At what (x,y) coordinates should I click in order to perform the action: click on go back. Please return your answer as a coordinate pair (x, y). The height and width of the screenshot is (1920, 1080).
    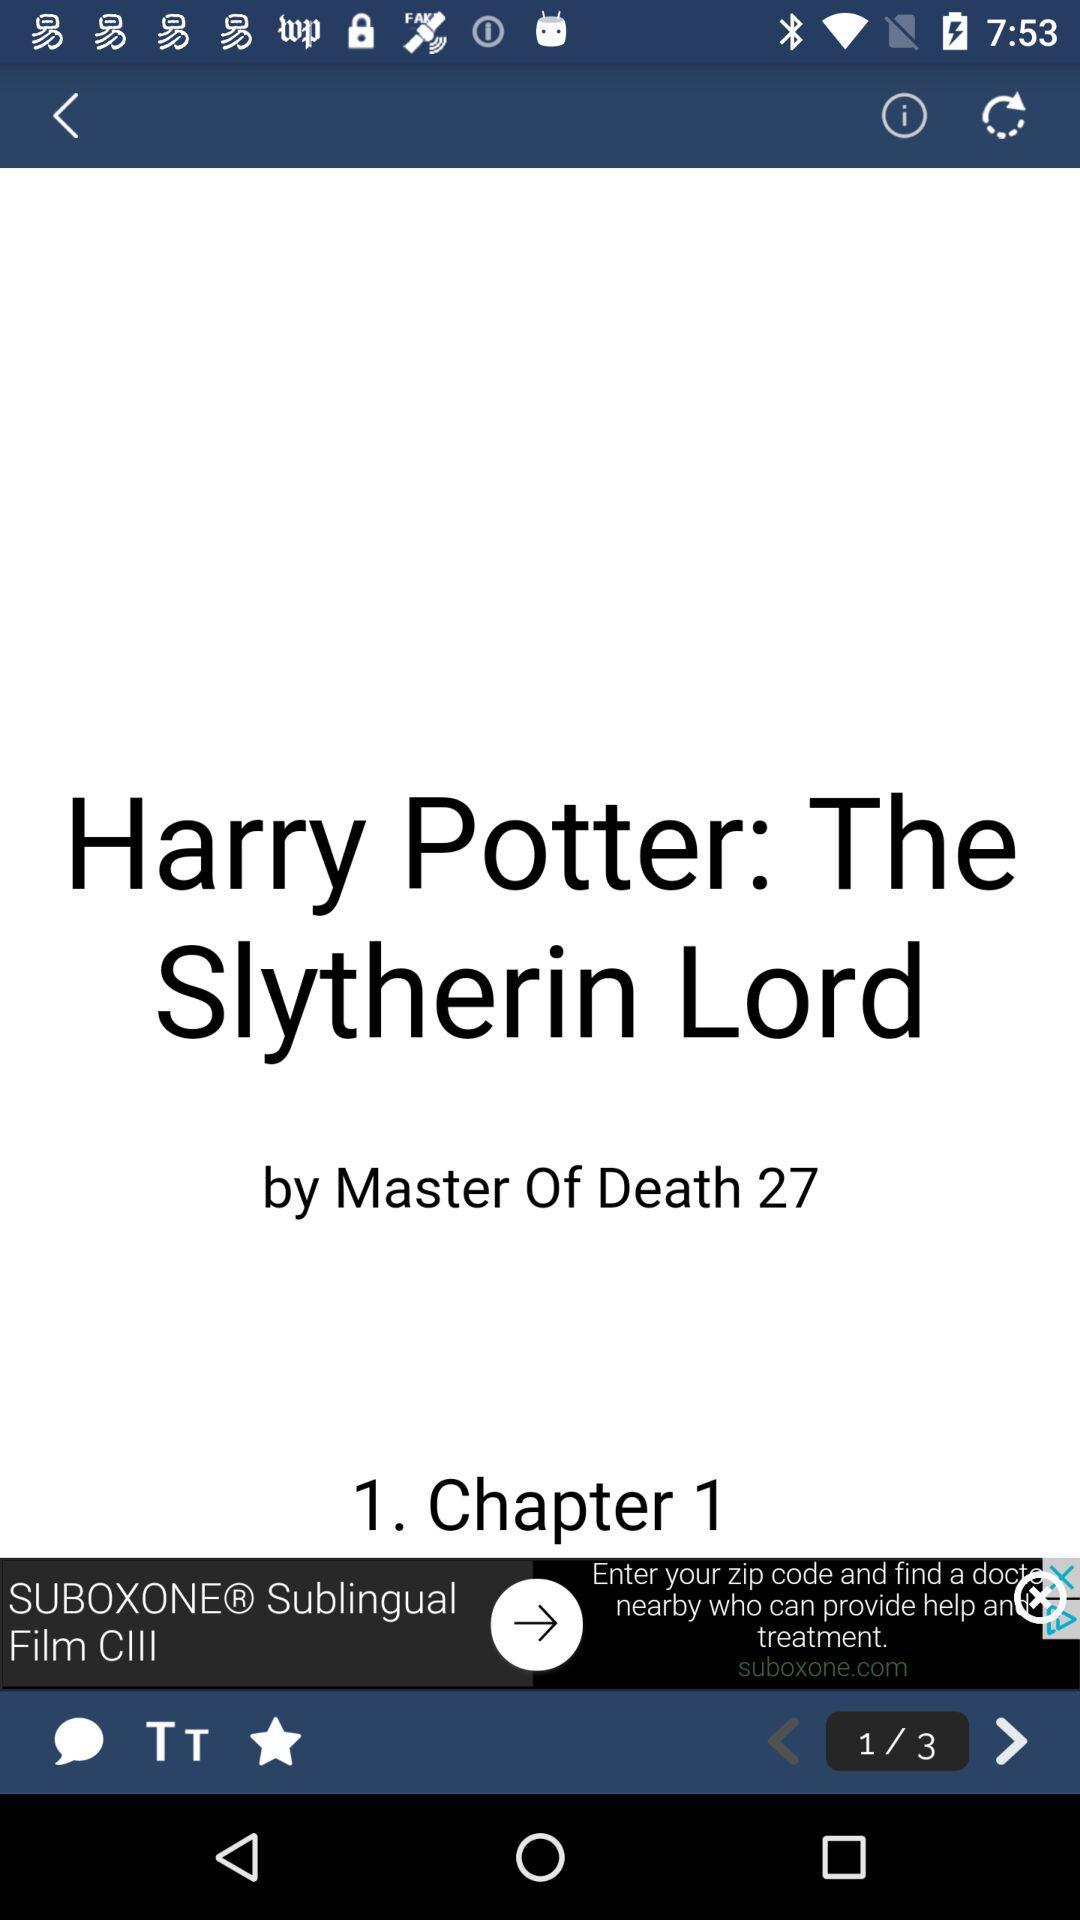
    Looking at the image, I should click on (77, 114).